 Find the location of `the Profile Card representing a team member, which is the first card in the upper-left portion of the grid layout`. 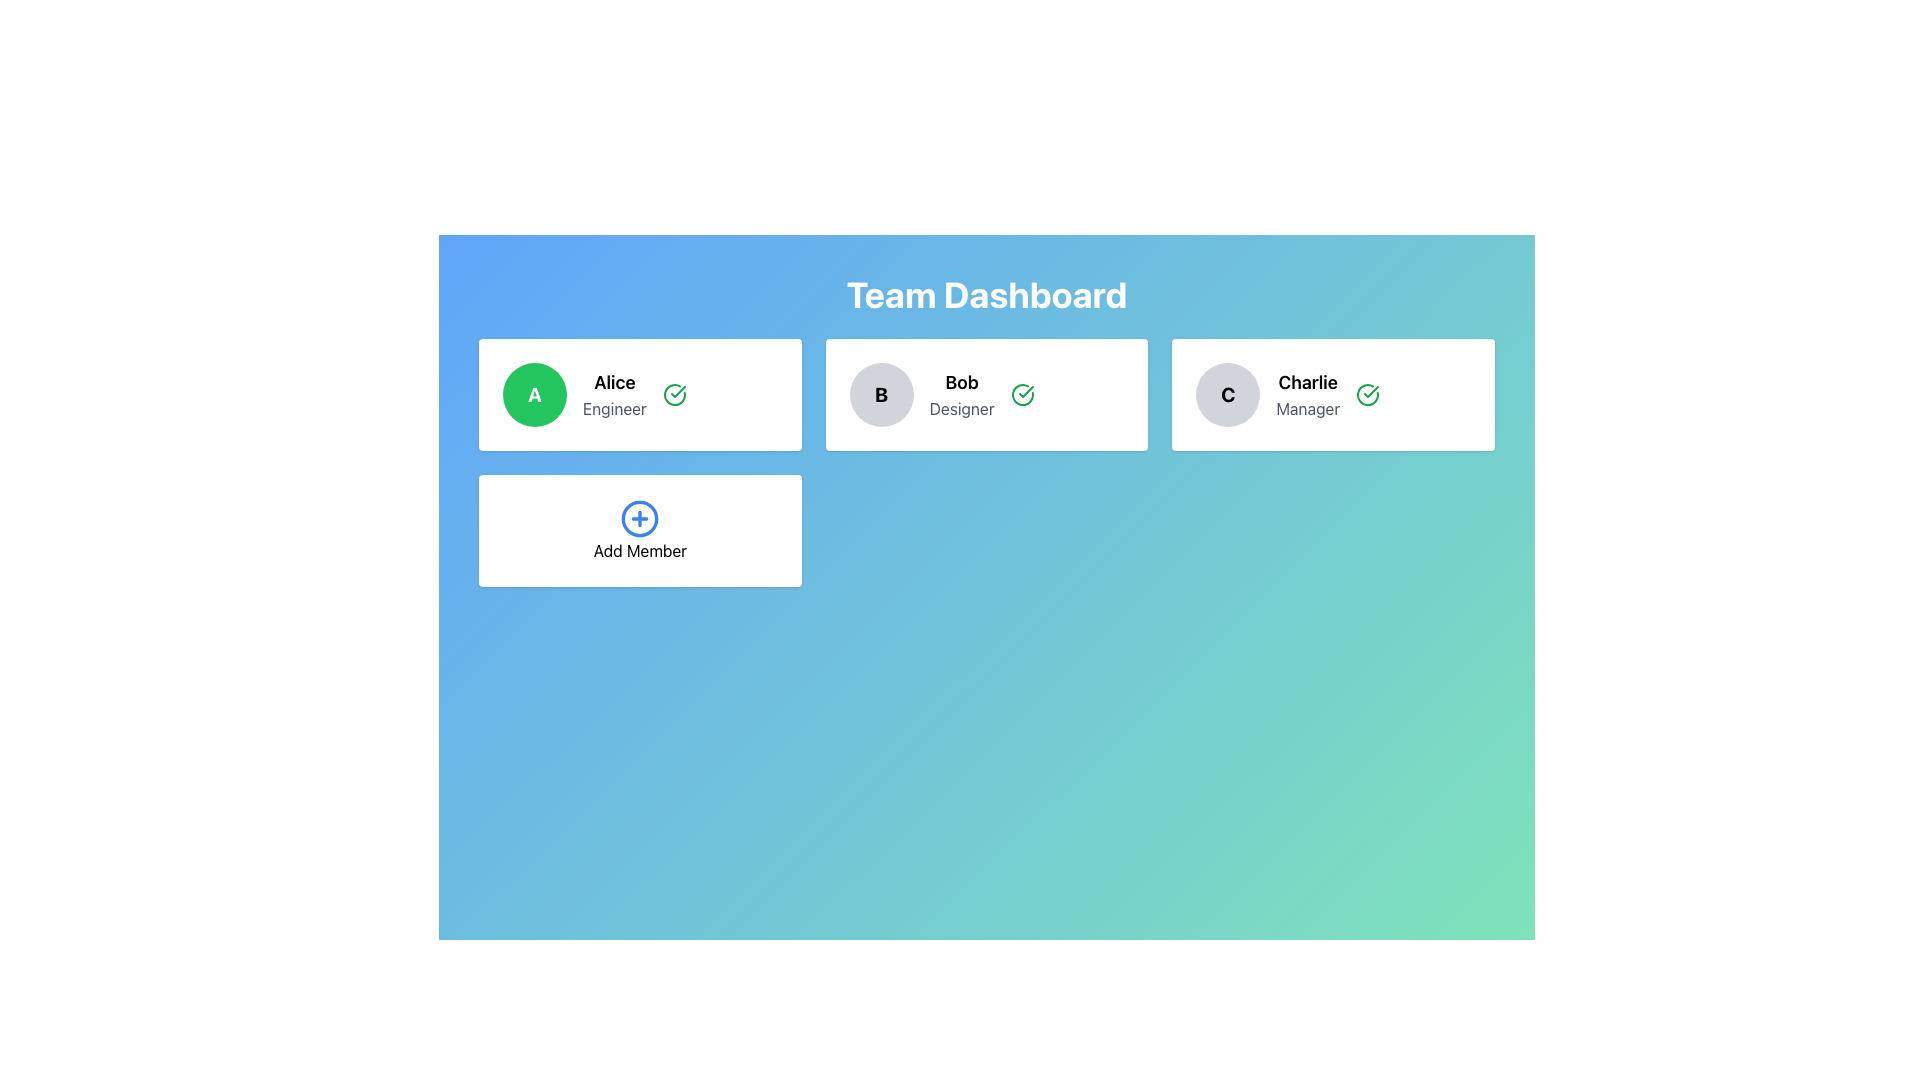

the Profile Card representing a team member, which is the first card in the upper-left portion of the grid layout is located at coordinates (640, 394).